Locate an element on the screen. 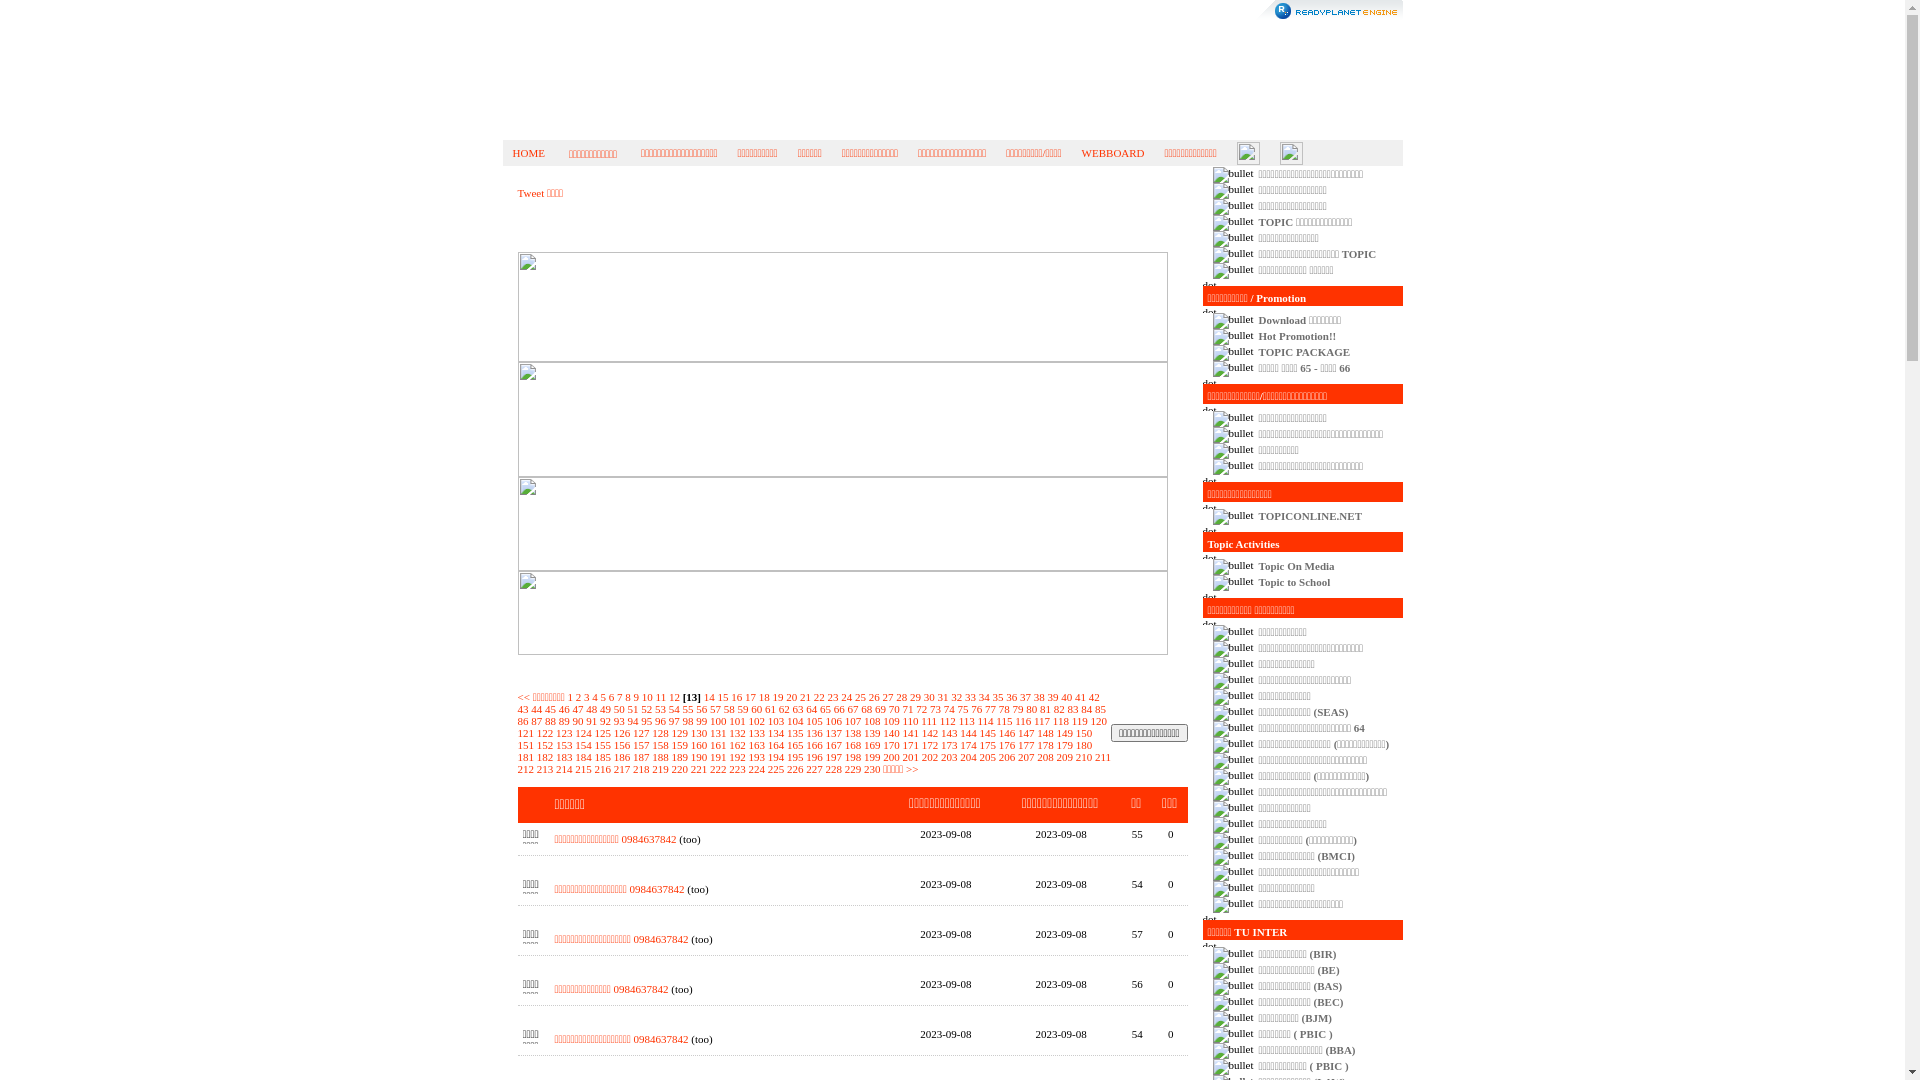 The width and height of the screenshot is (1920, 1080). '192' is located at coordinates (736, 756).